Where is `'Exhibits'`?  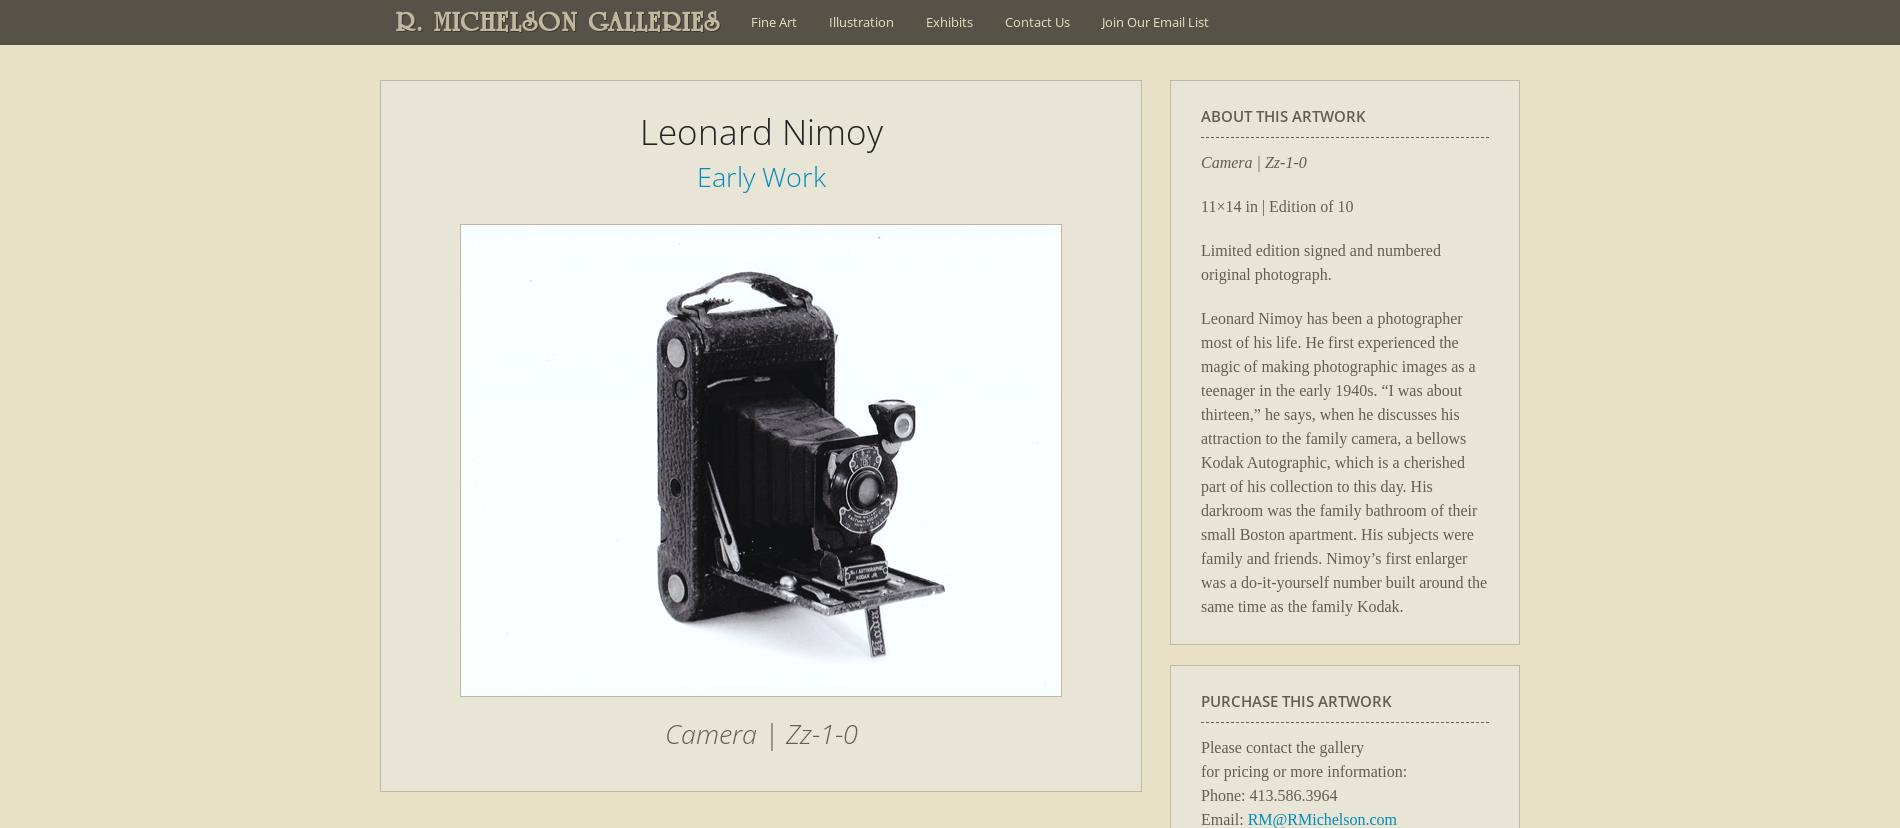
'Exhibits' is located at coordinates (947, 22).